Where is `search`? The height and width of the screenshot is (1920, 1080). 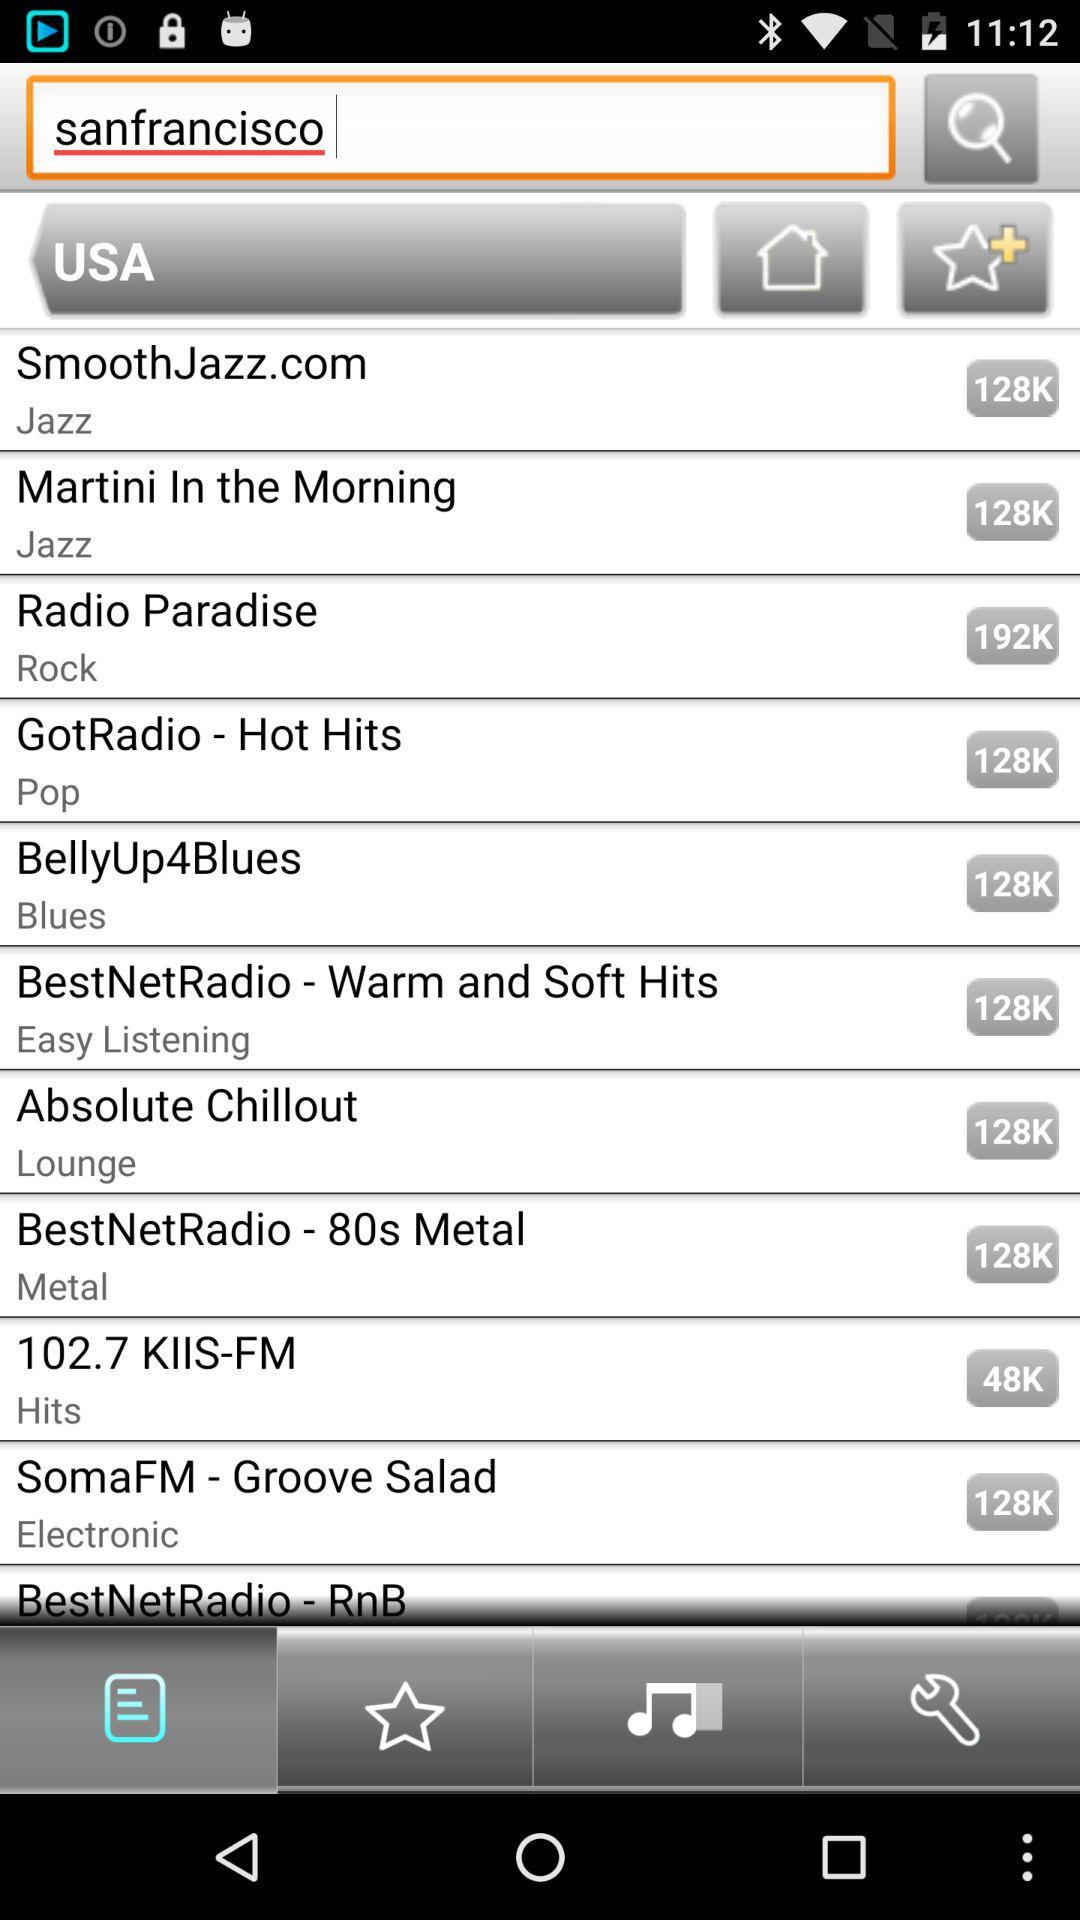 search is located at coordinates (979, 126).